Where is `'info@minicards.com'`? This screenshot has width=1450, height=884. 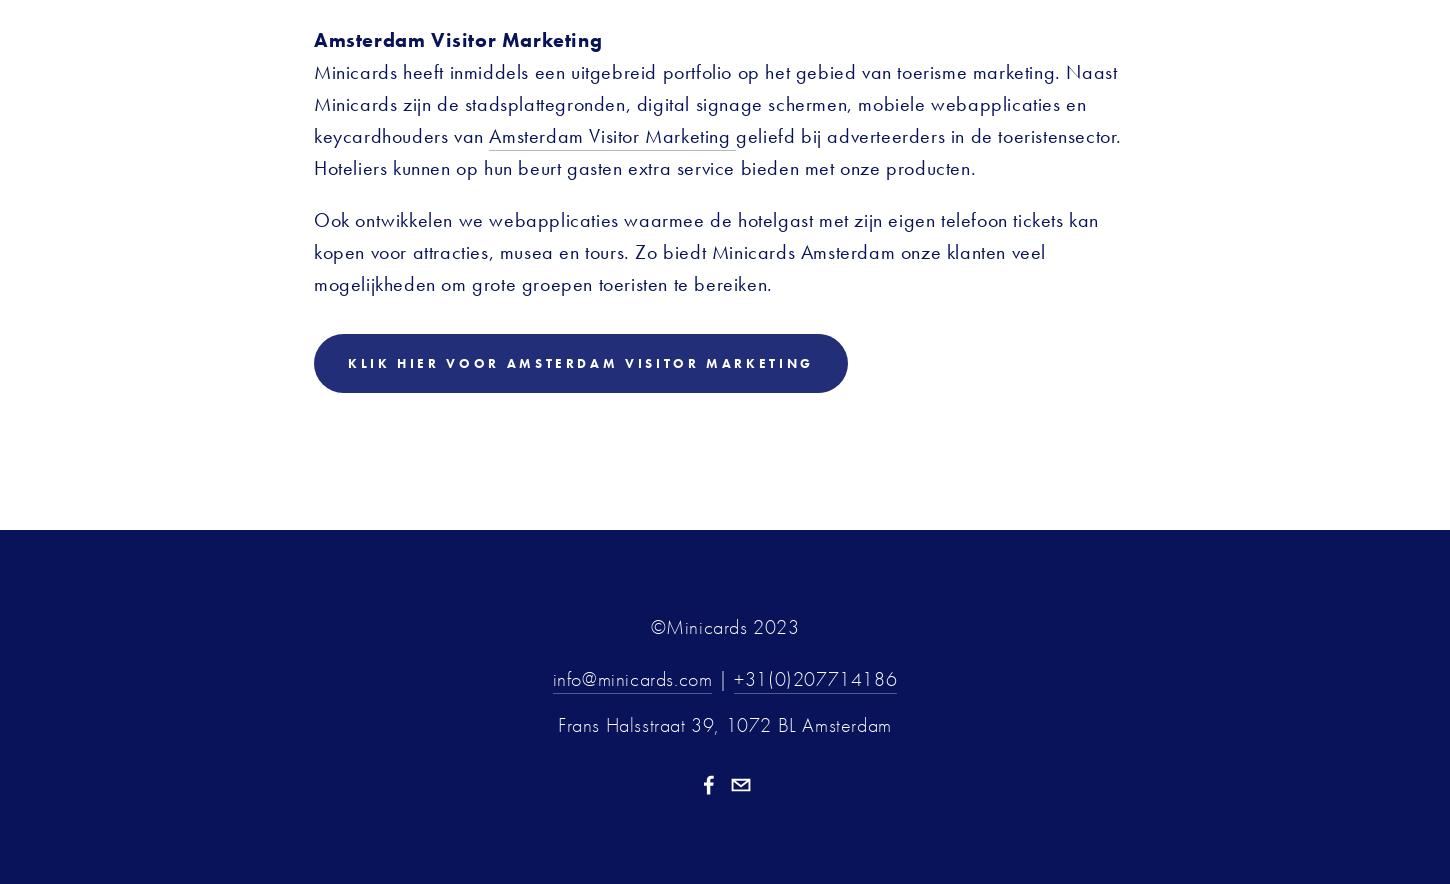
'info@minicards.com' is located at coordinates (631, 678).